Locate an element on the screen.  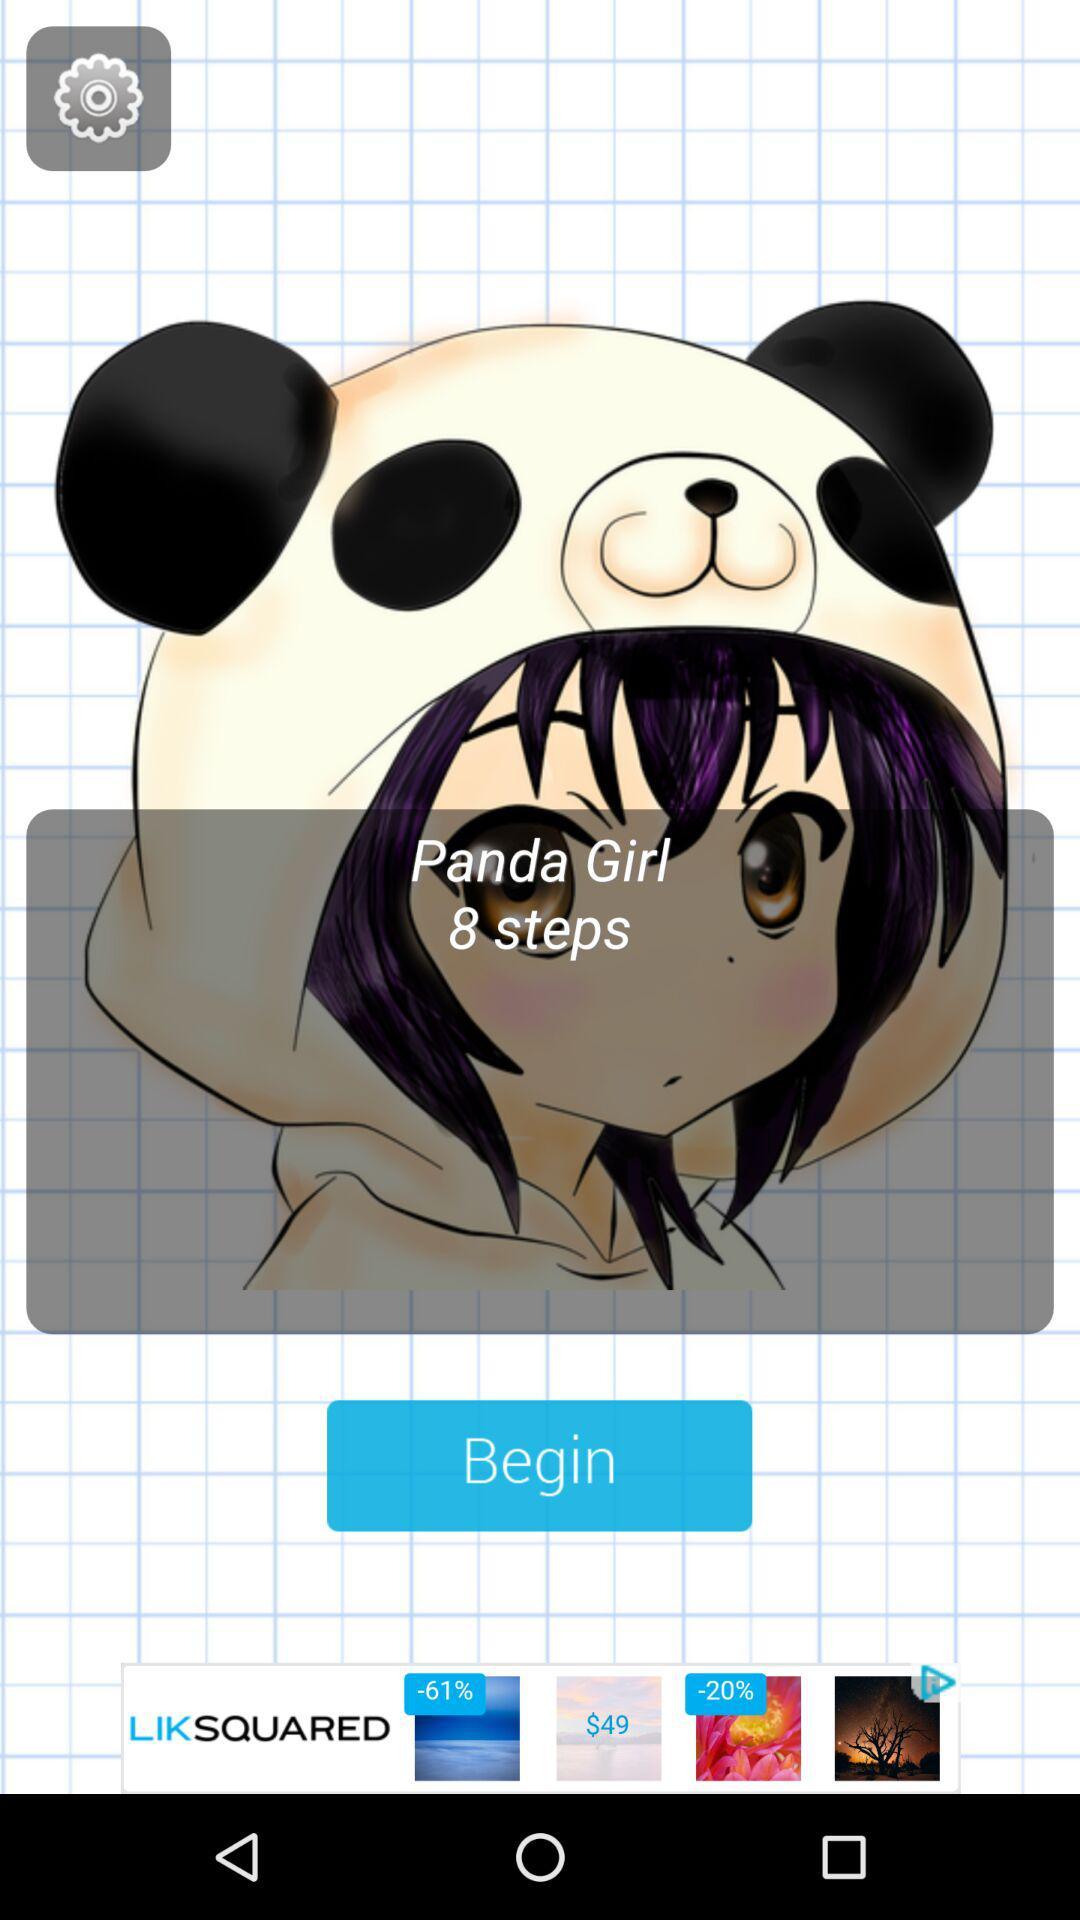
option is located at coordinates (540, 1727).